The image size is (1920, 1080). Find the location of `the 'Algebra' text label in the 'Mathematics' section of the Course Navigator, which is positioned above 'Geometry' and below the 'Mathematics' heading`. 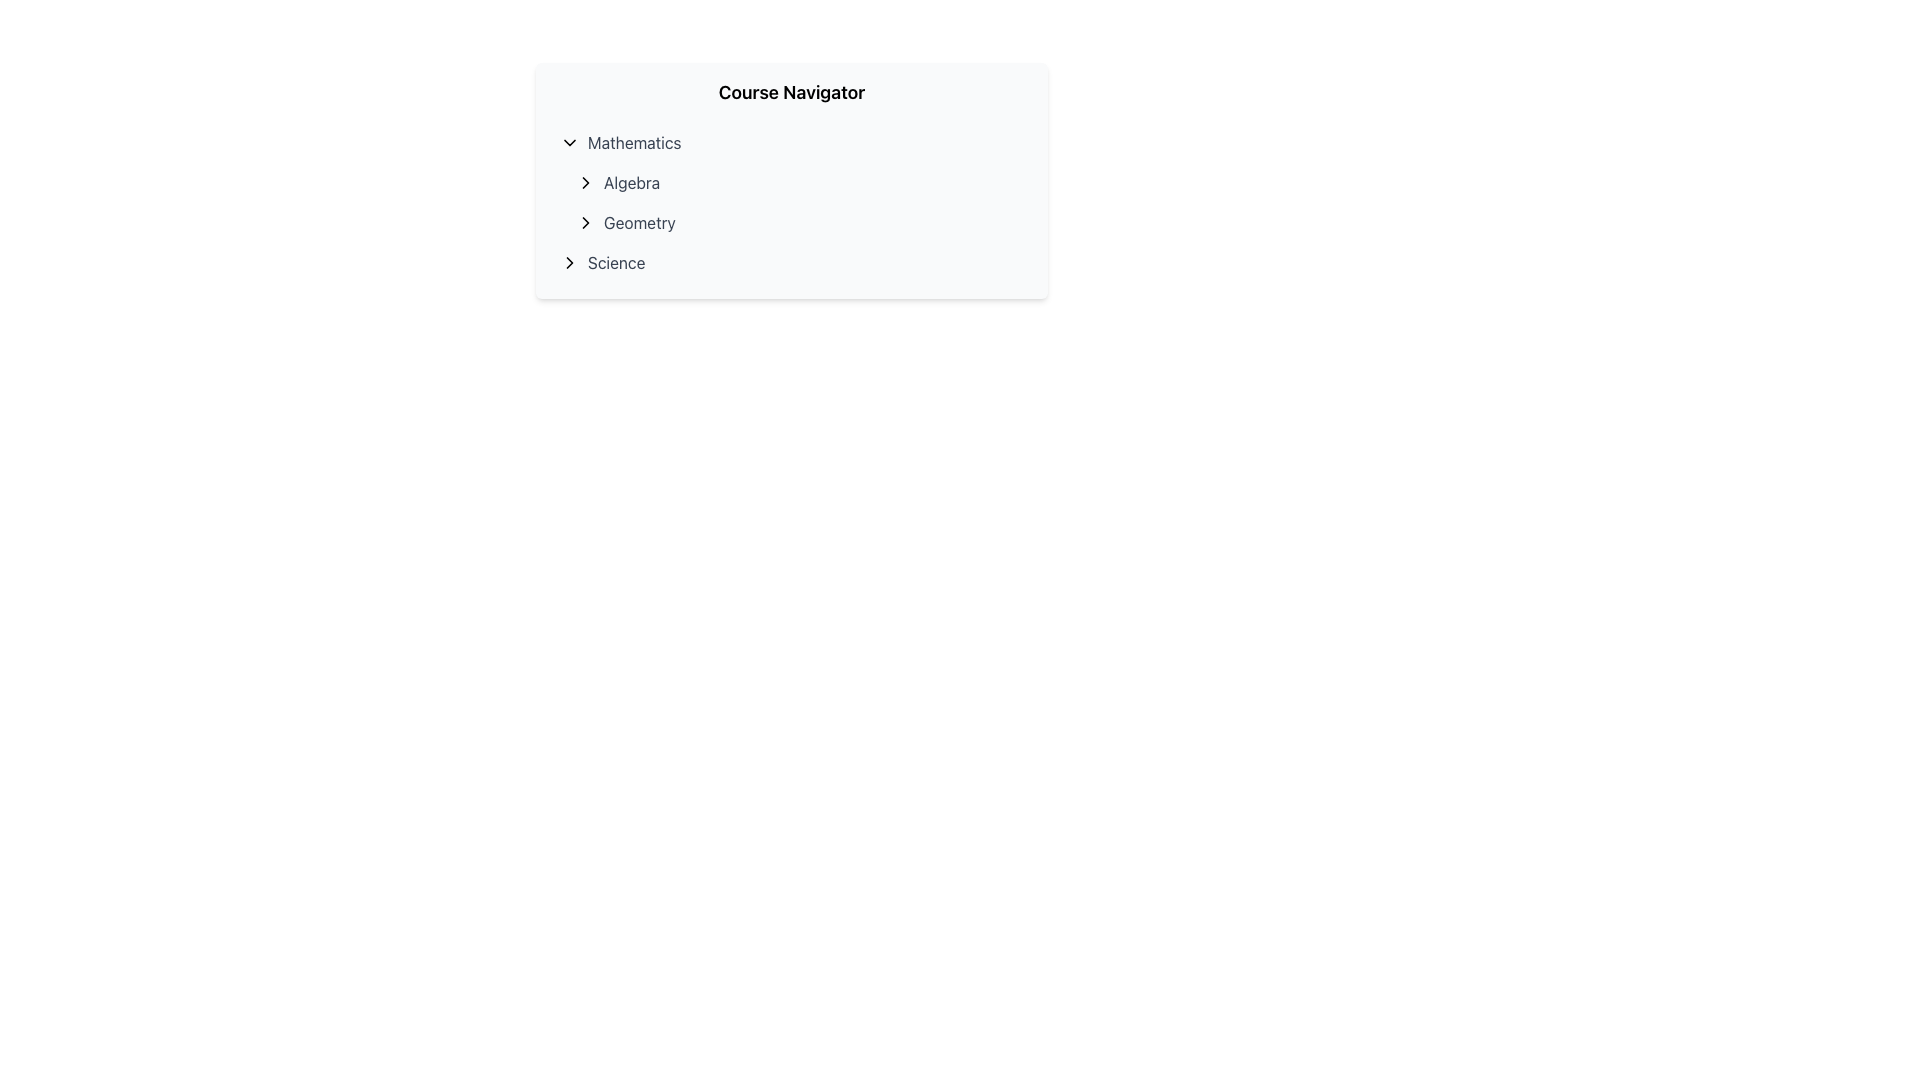

the 'Algebra' text label in the 'Mathematics' section of the Course Navigator, which is positioned above 'Geometry' and below the 'Mathematics' heading is located at coordinates (631, 182).